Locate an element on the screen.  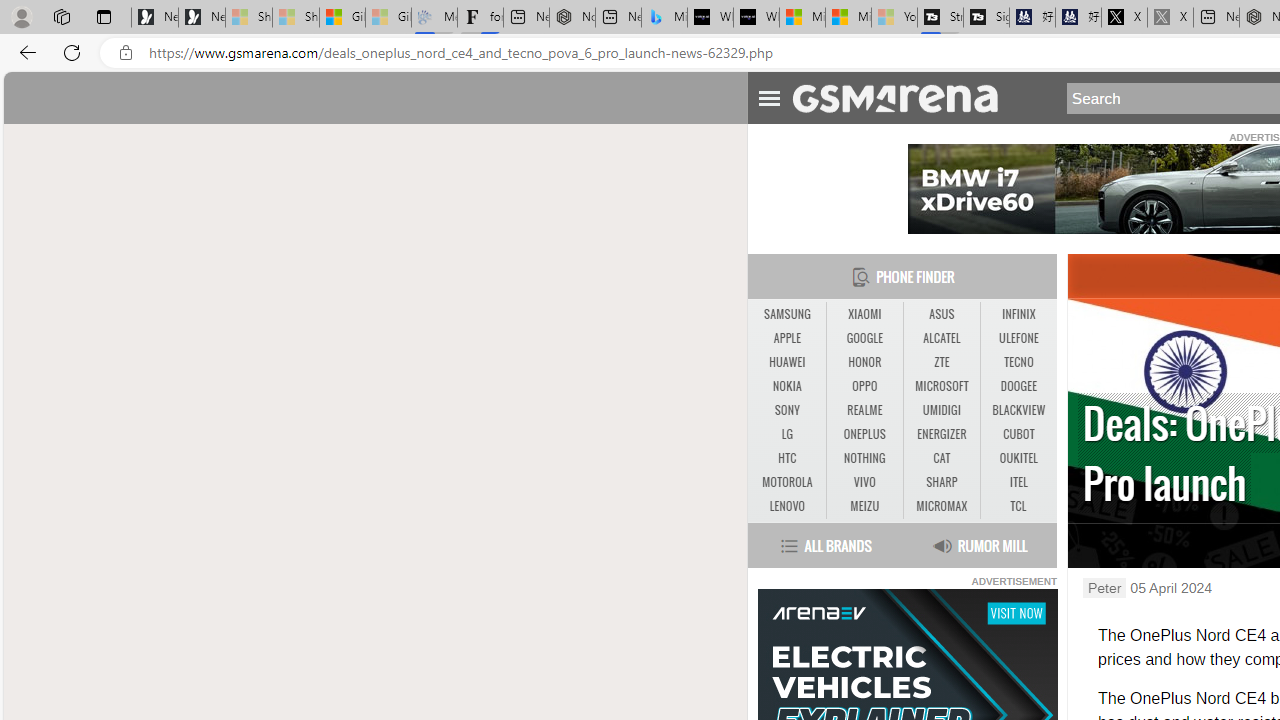
'XIAOMI' is located at coordinates (864, 315).